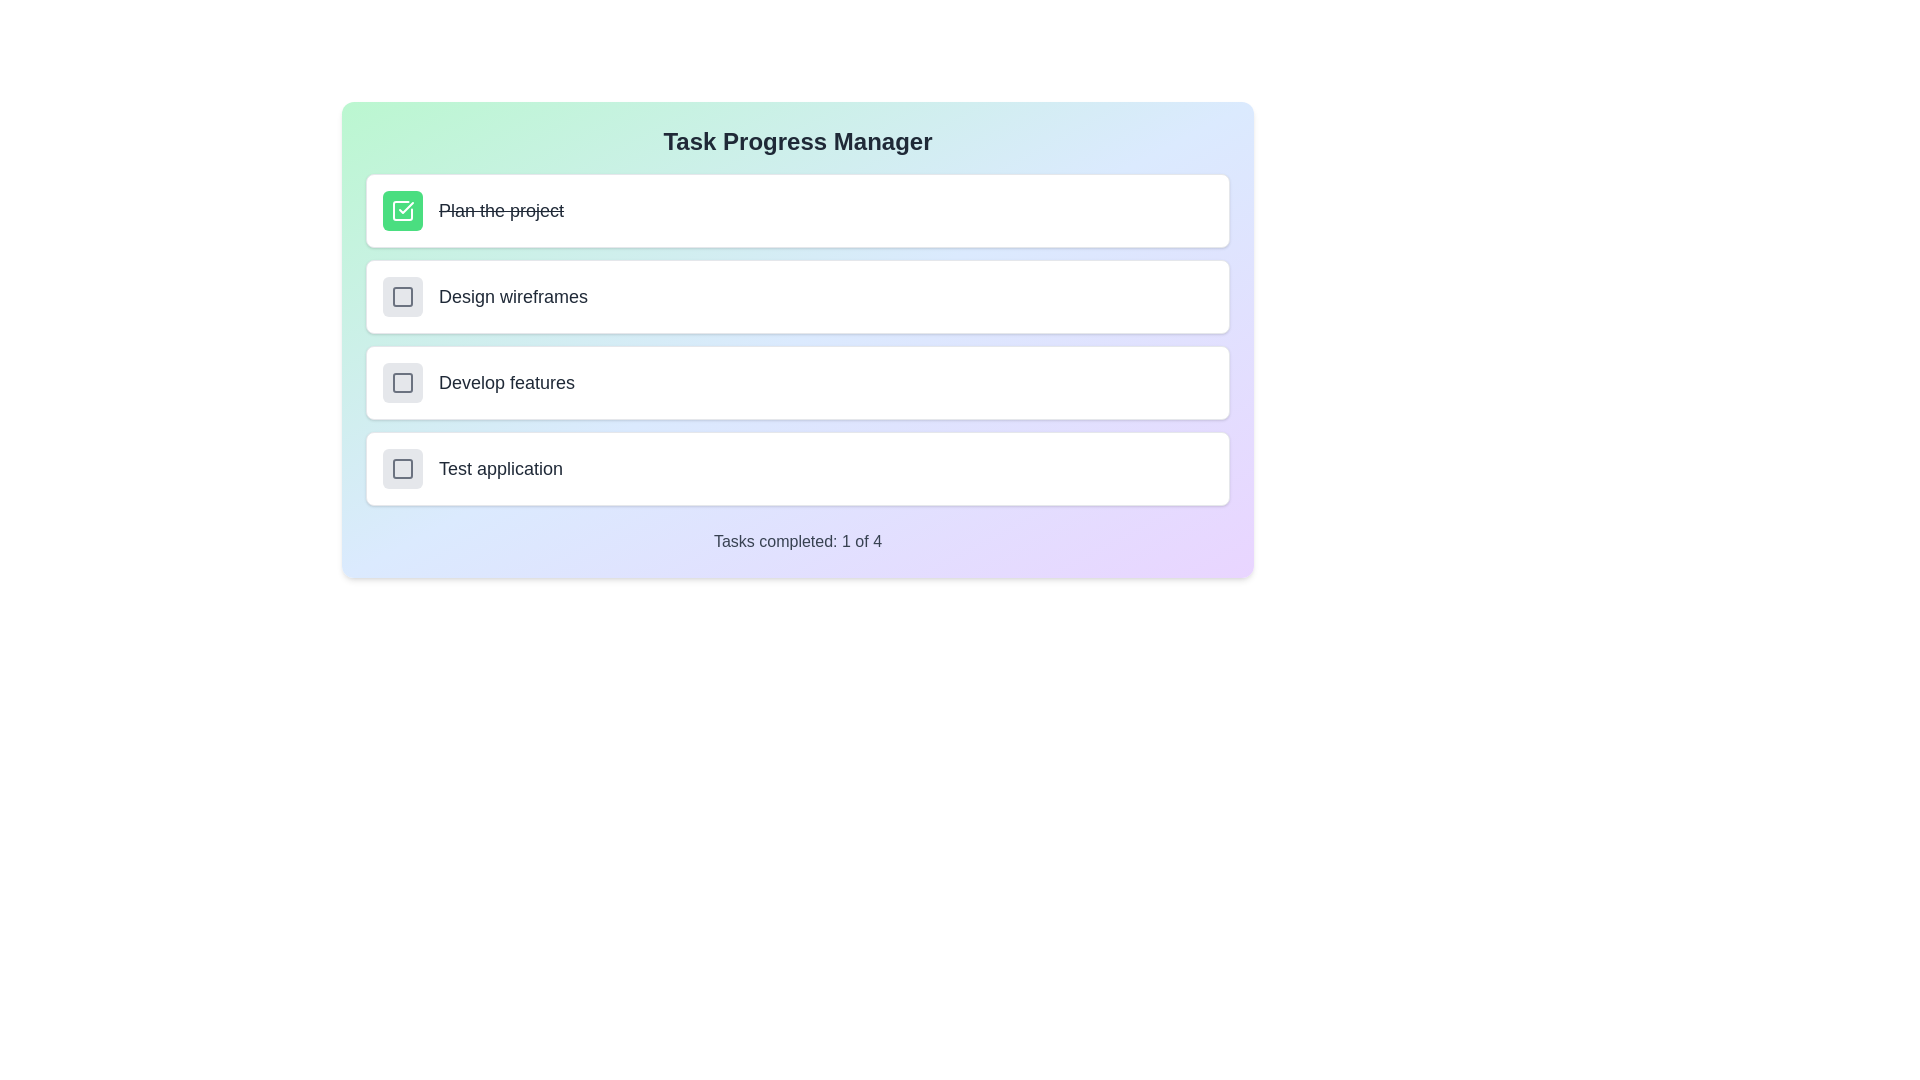 This screenshot has height=1080, width=1920. What do you see at coordinates (402, 211) in the screenshot?
I see `the background square component of the checkbox icon labeled 'Plan the project'` at bounding box center [402, 211].